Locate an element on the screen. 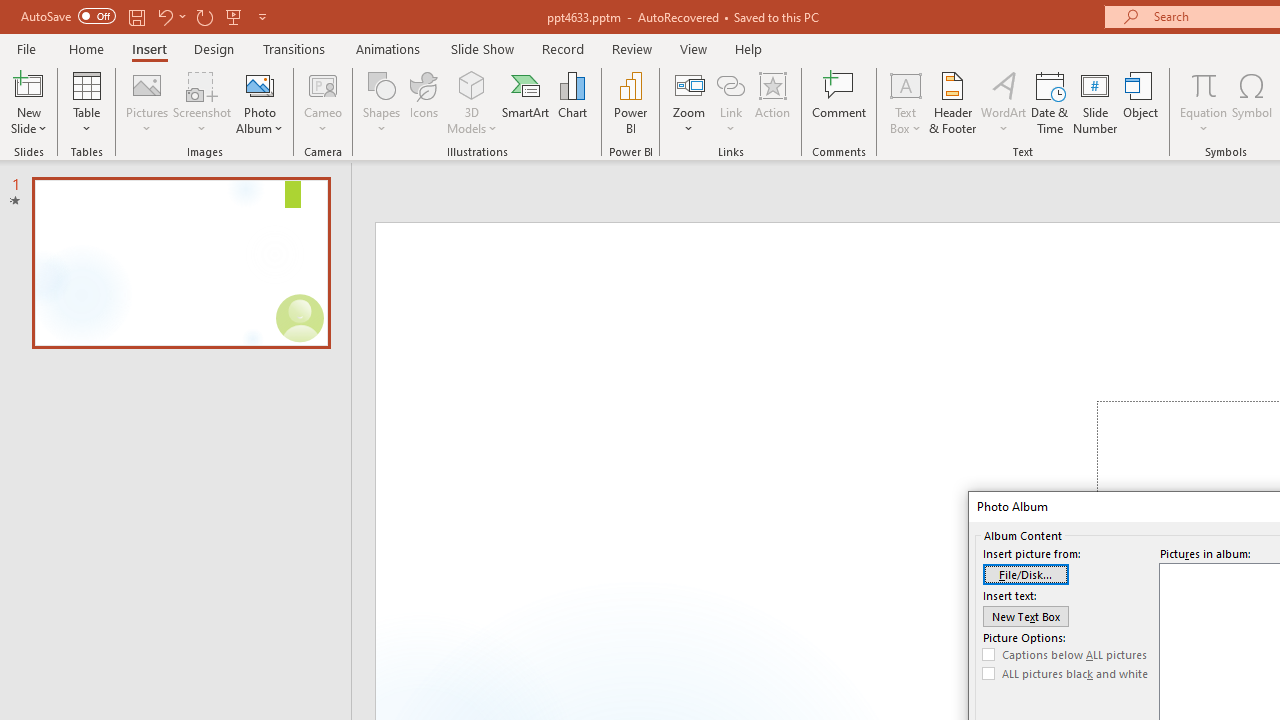 Image resolution: width=1280 pixels, height=720 pixels. 'Object...' is located at coordinates (1141, 103).